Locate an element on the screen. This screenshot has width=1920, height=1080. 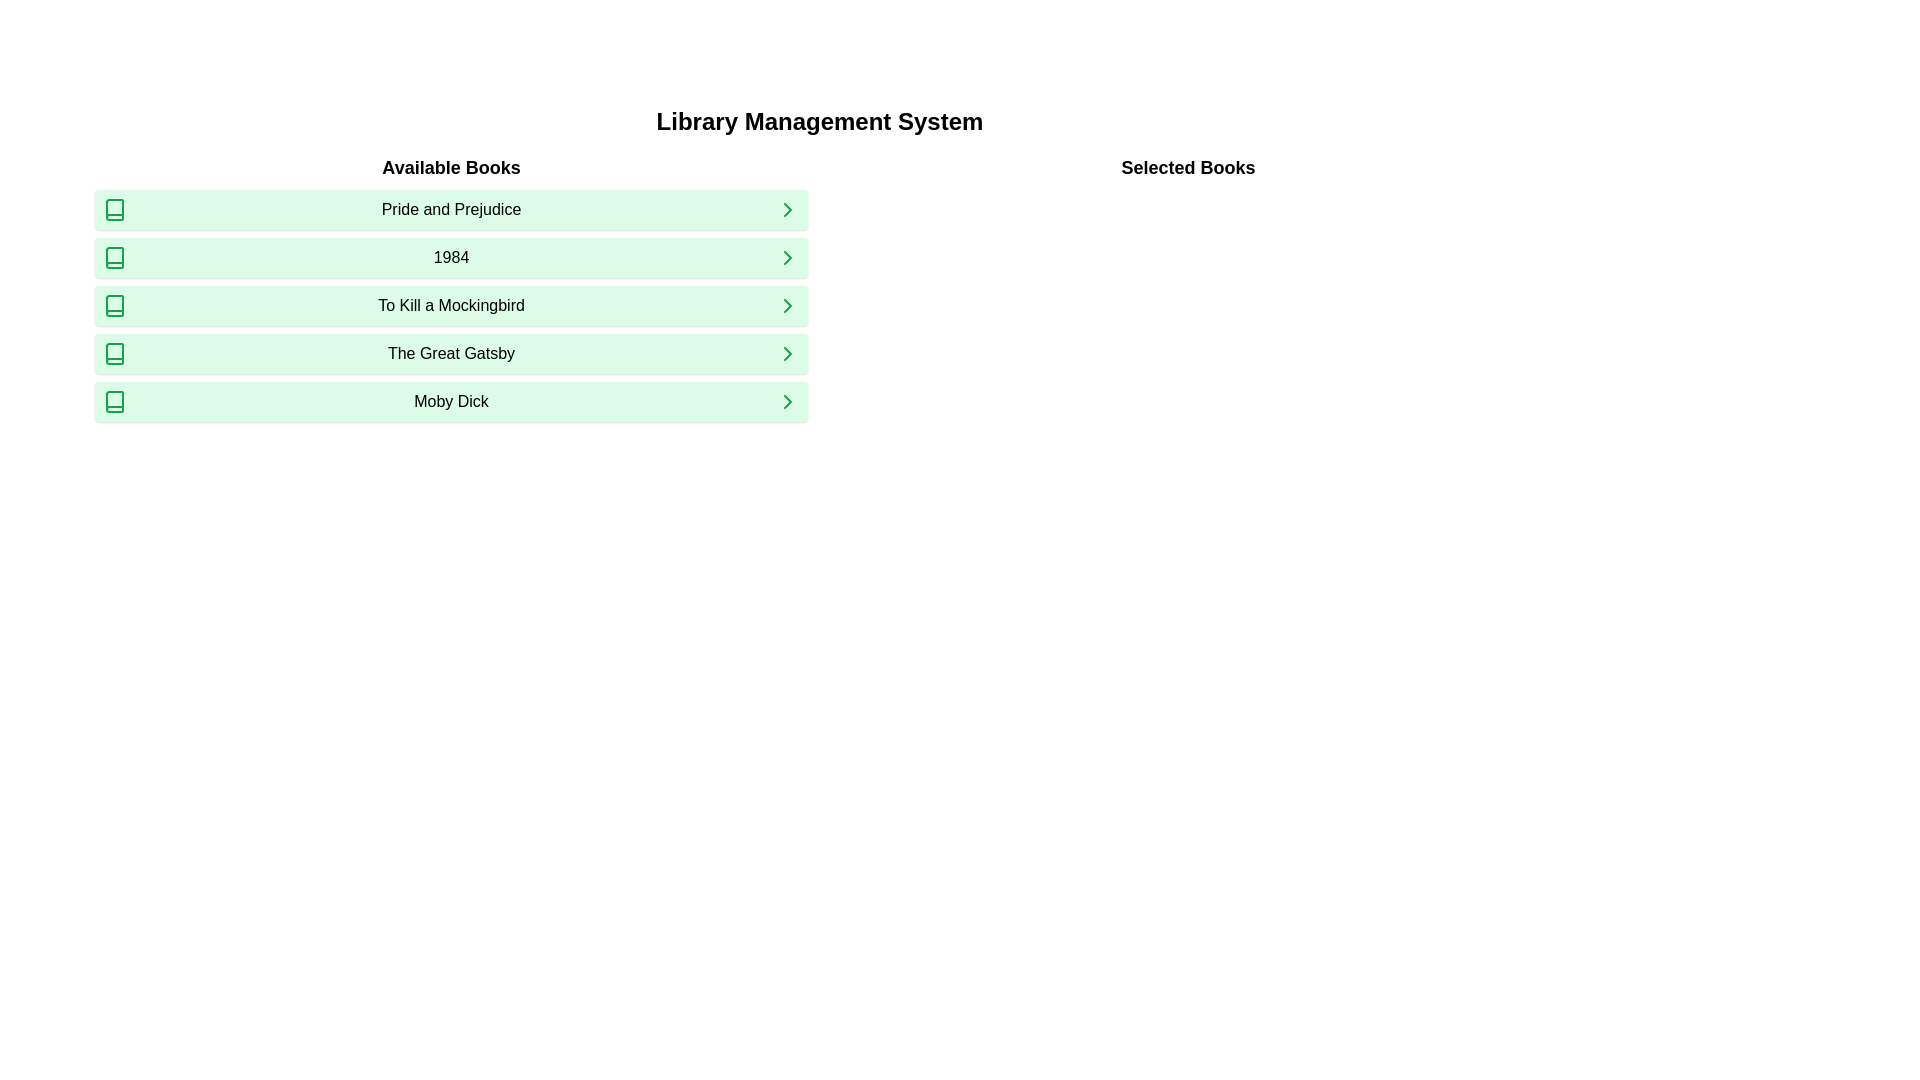
to select the book 'Pride and Prejudice' from the first item in the selectable list under the header 'Available Books' is located at coordinates (450, 209).